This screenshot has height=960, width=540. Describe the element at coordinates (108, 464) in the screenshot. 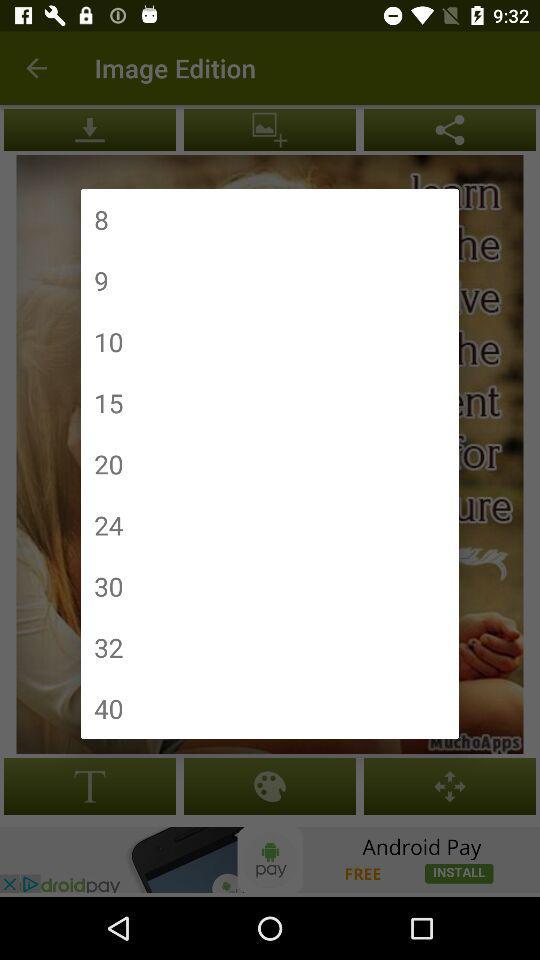

I see `icon below 15` at that location.